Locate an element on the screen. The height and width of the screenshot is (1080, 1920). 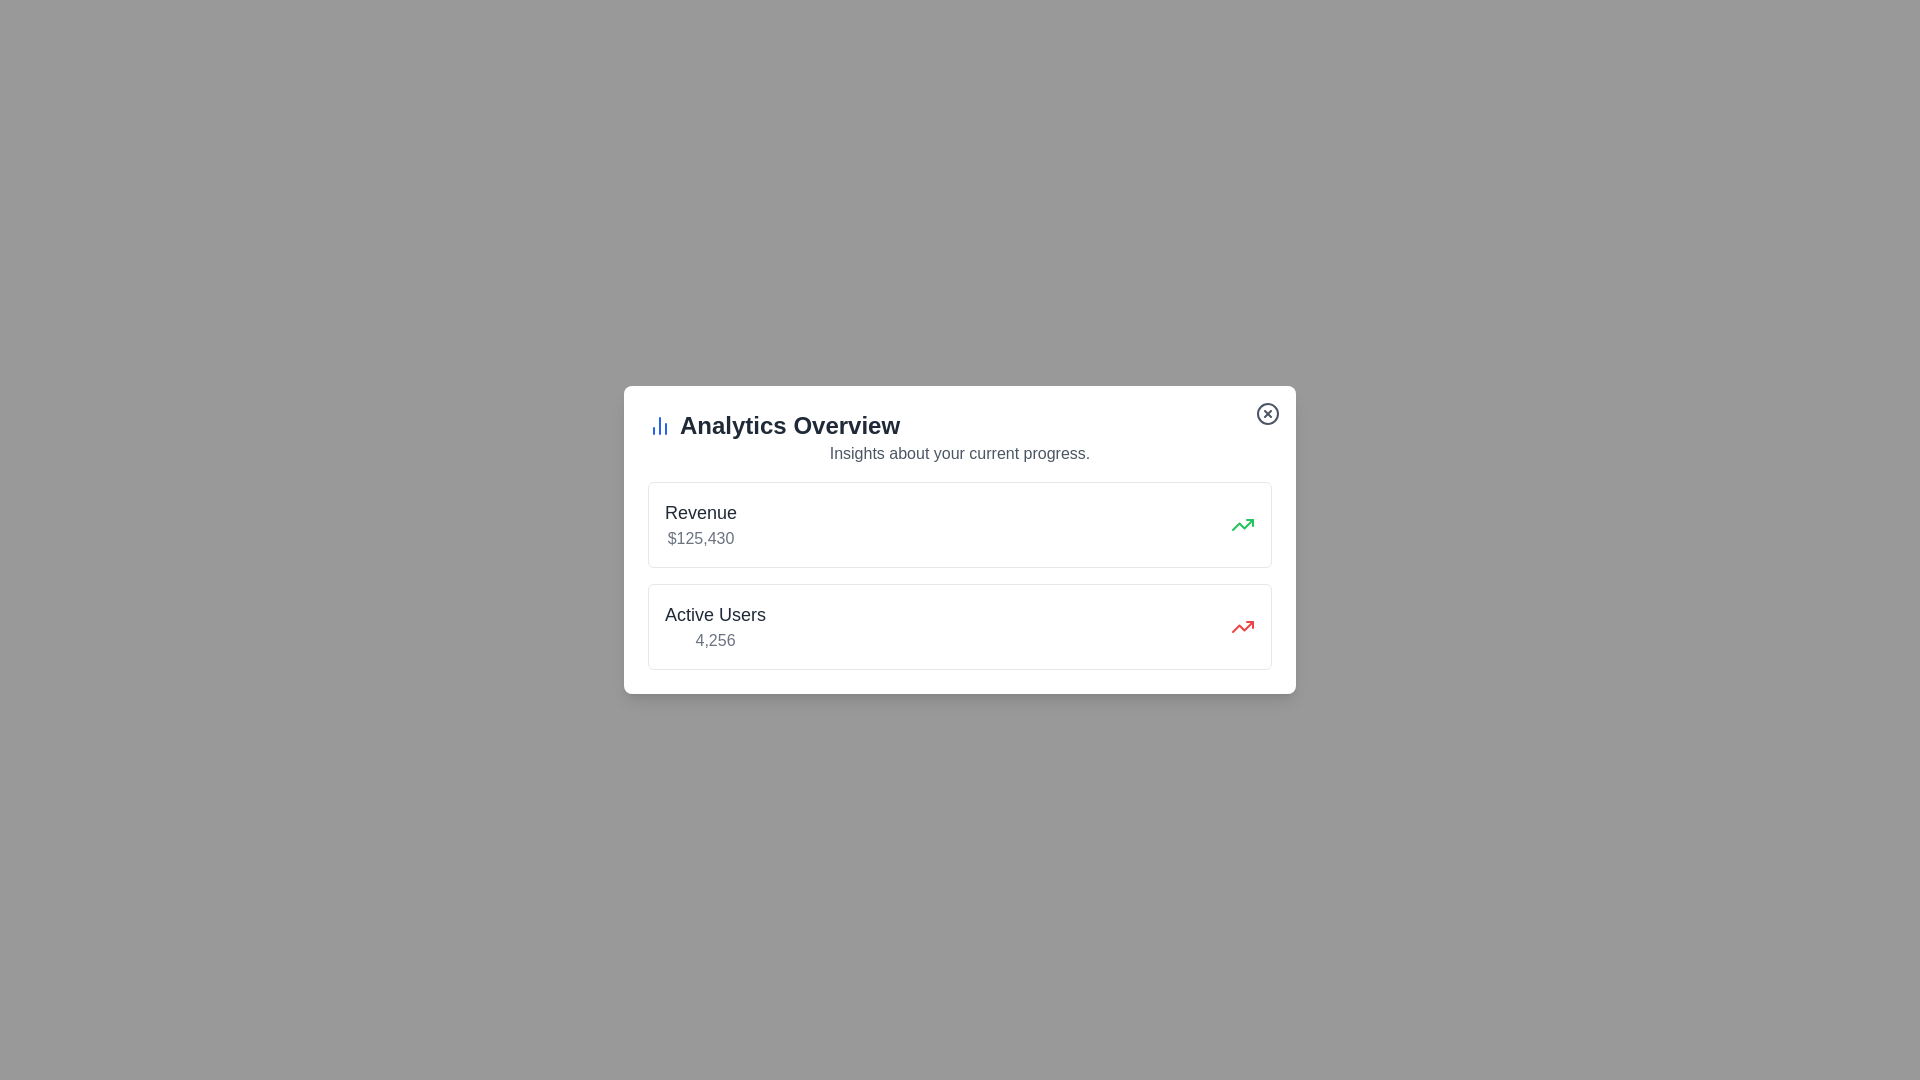
the financial information card displaying revenue details, located in the 'Analytics Overview' layout, positioned above the 'Active Users' card is located at coordinates (960, 523).